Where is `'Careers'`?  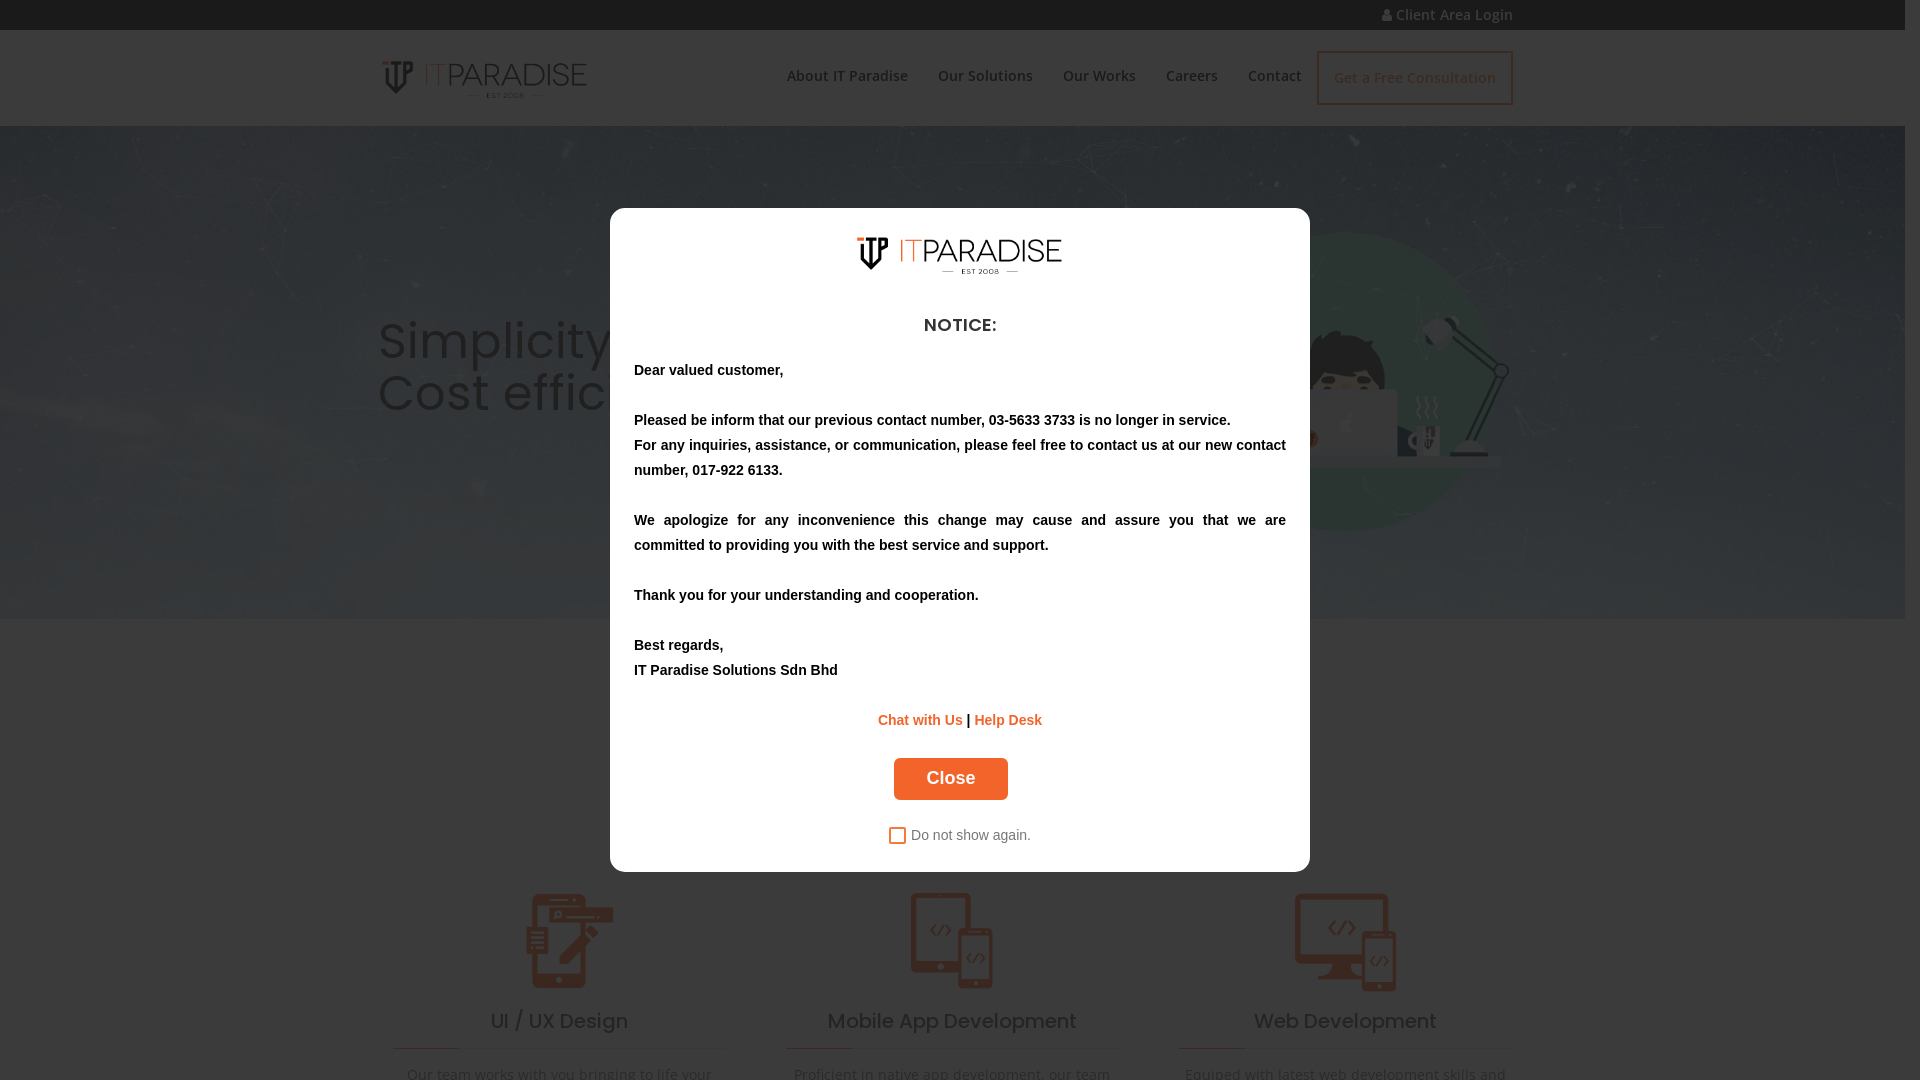
'Careers' is located at coordinates (1190, 75).